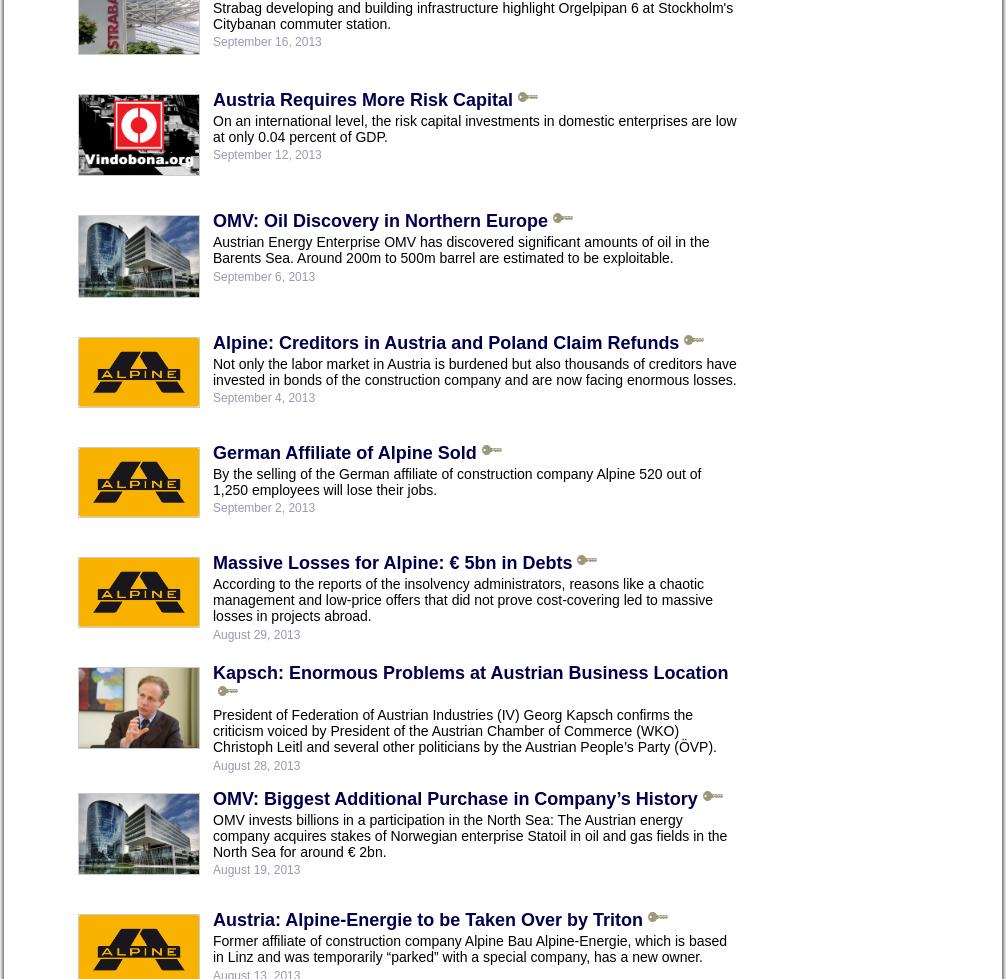  I want to click on 'Former affiliate of construction company Alpine Bau Alpine-Energie, which is based in Linz and was temporarily “parked” with a special company, has a new owner.', so click(469, 948).